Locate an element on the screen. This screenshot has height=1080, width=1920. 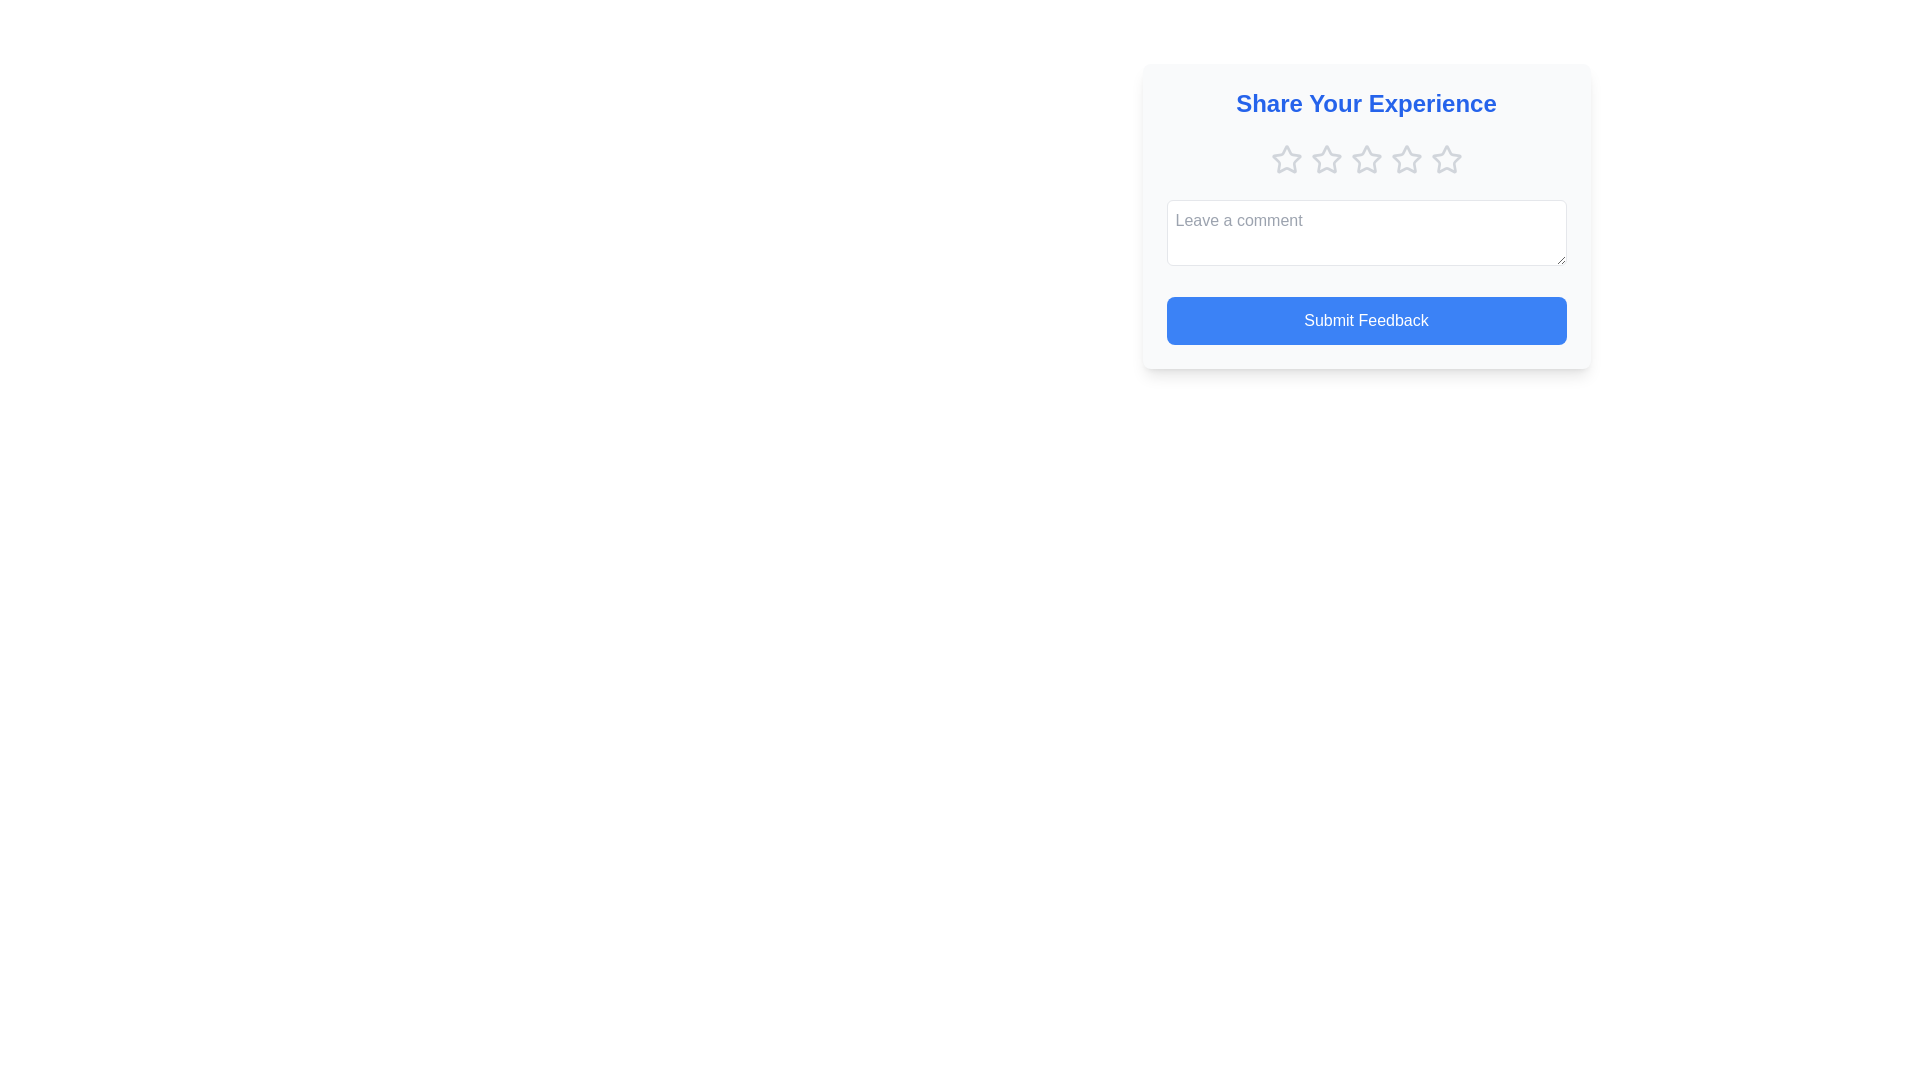
the third star icon in the rating system is located at coordinates (1326, 158).